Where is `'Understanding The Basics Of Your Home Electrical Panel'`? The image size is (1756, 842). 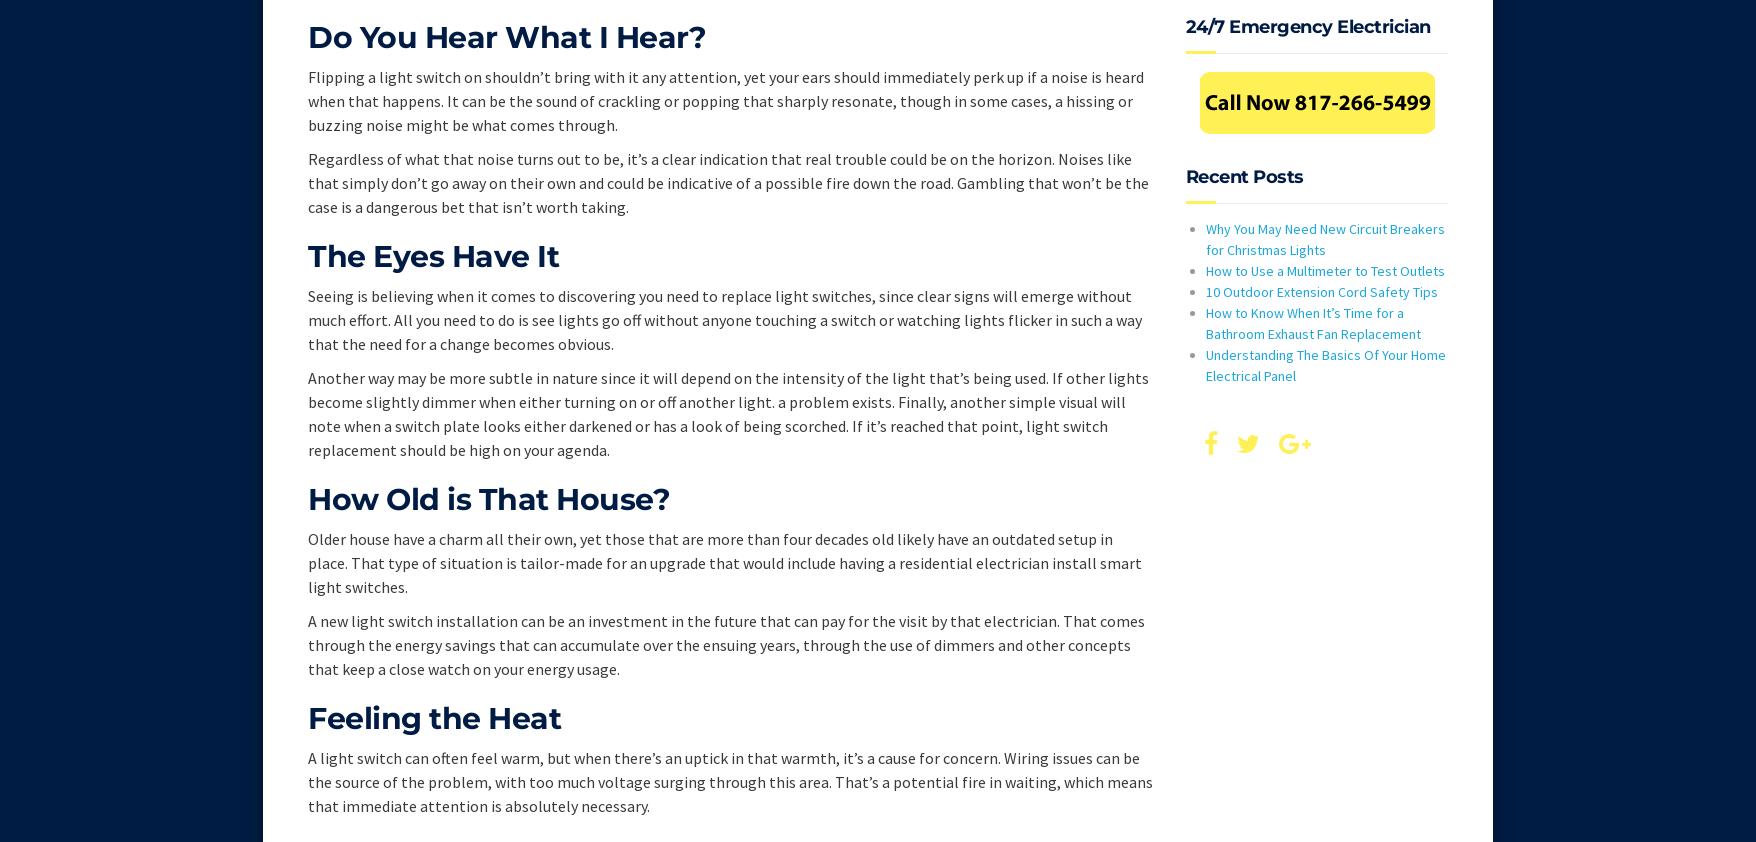 'Understanding The Basics Of Your Home Electrical Panel' is located at coordinates (1325, 364).